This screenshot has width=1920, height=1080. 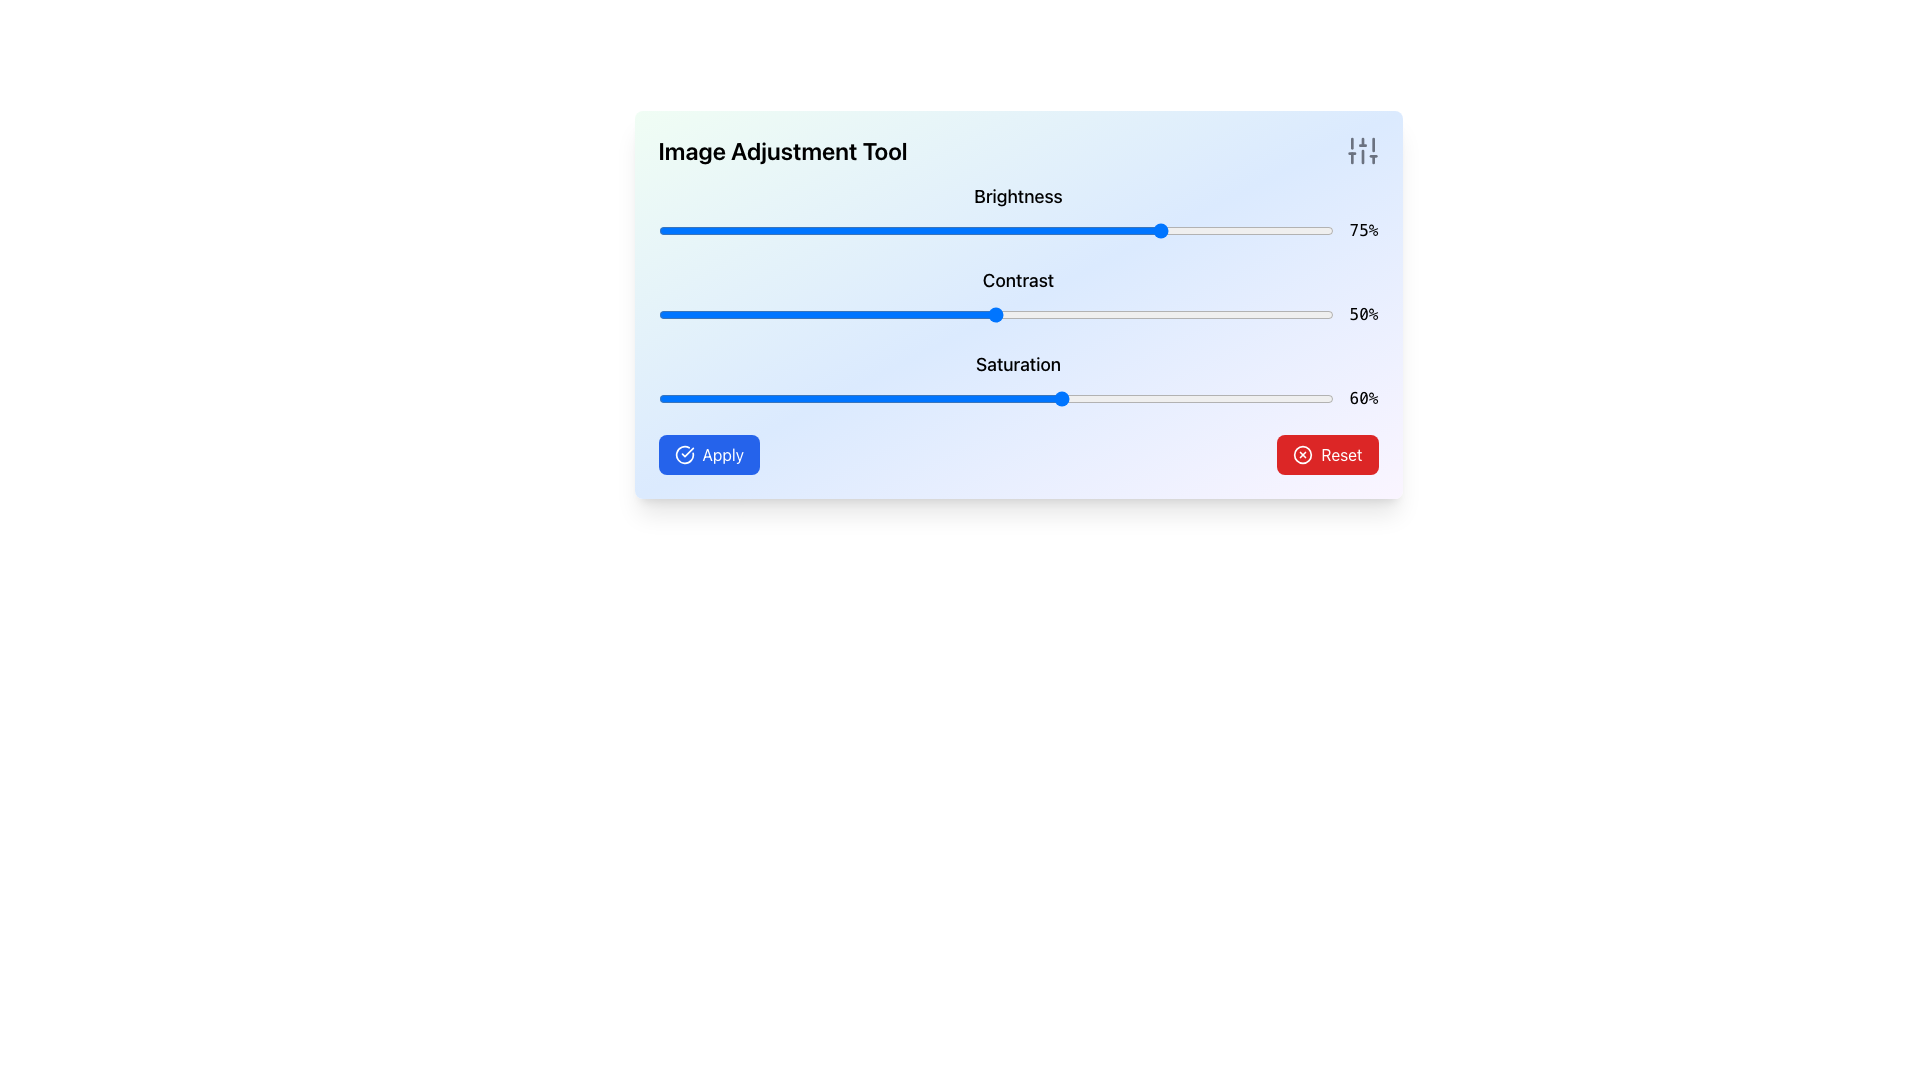 What do you see at coordinates (781, 149) in the screenshot?
I see `the bold title text 'Image Adjustment Tool' located at the top left of the interface` at bounding box center [781, 149].